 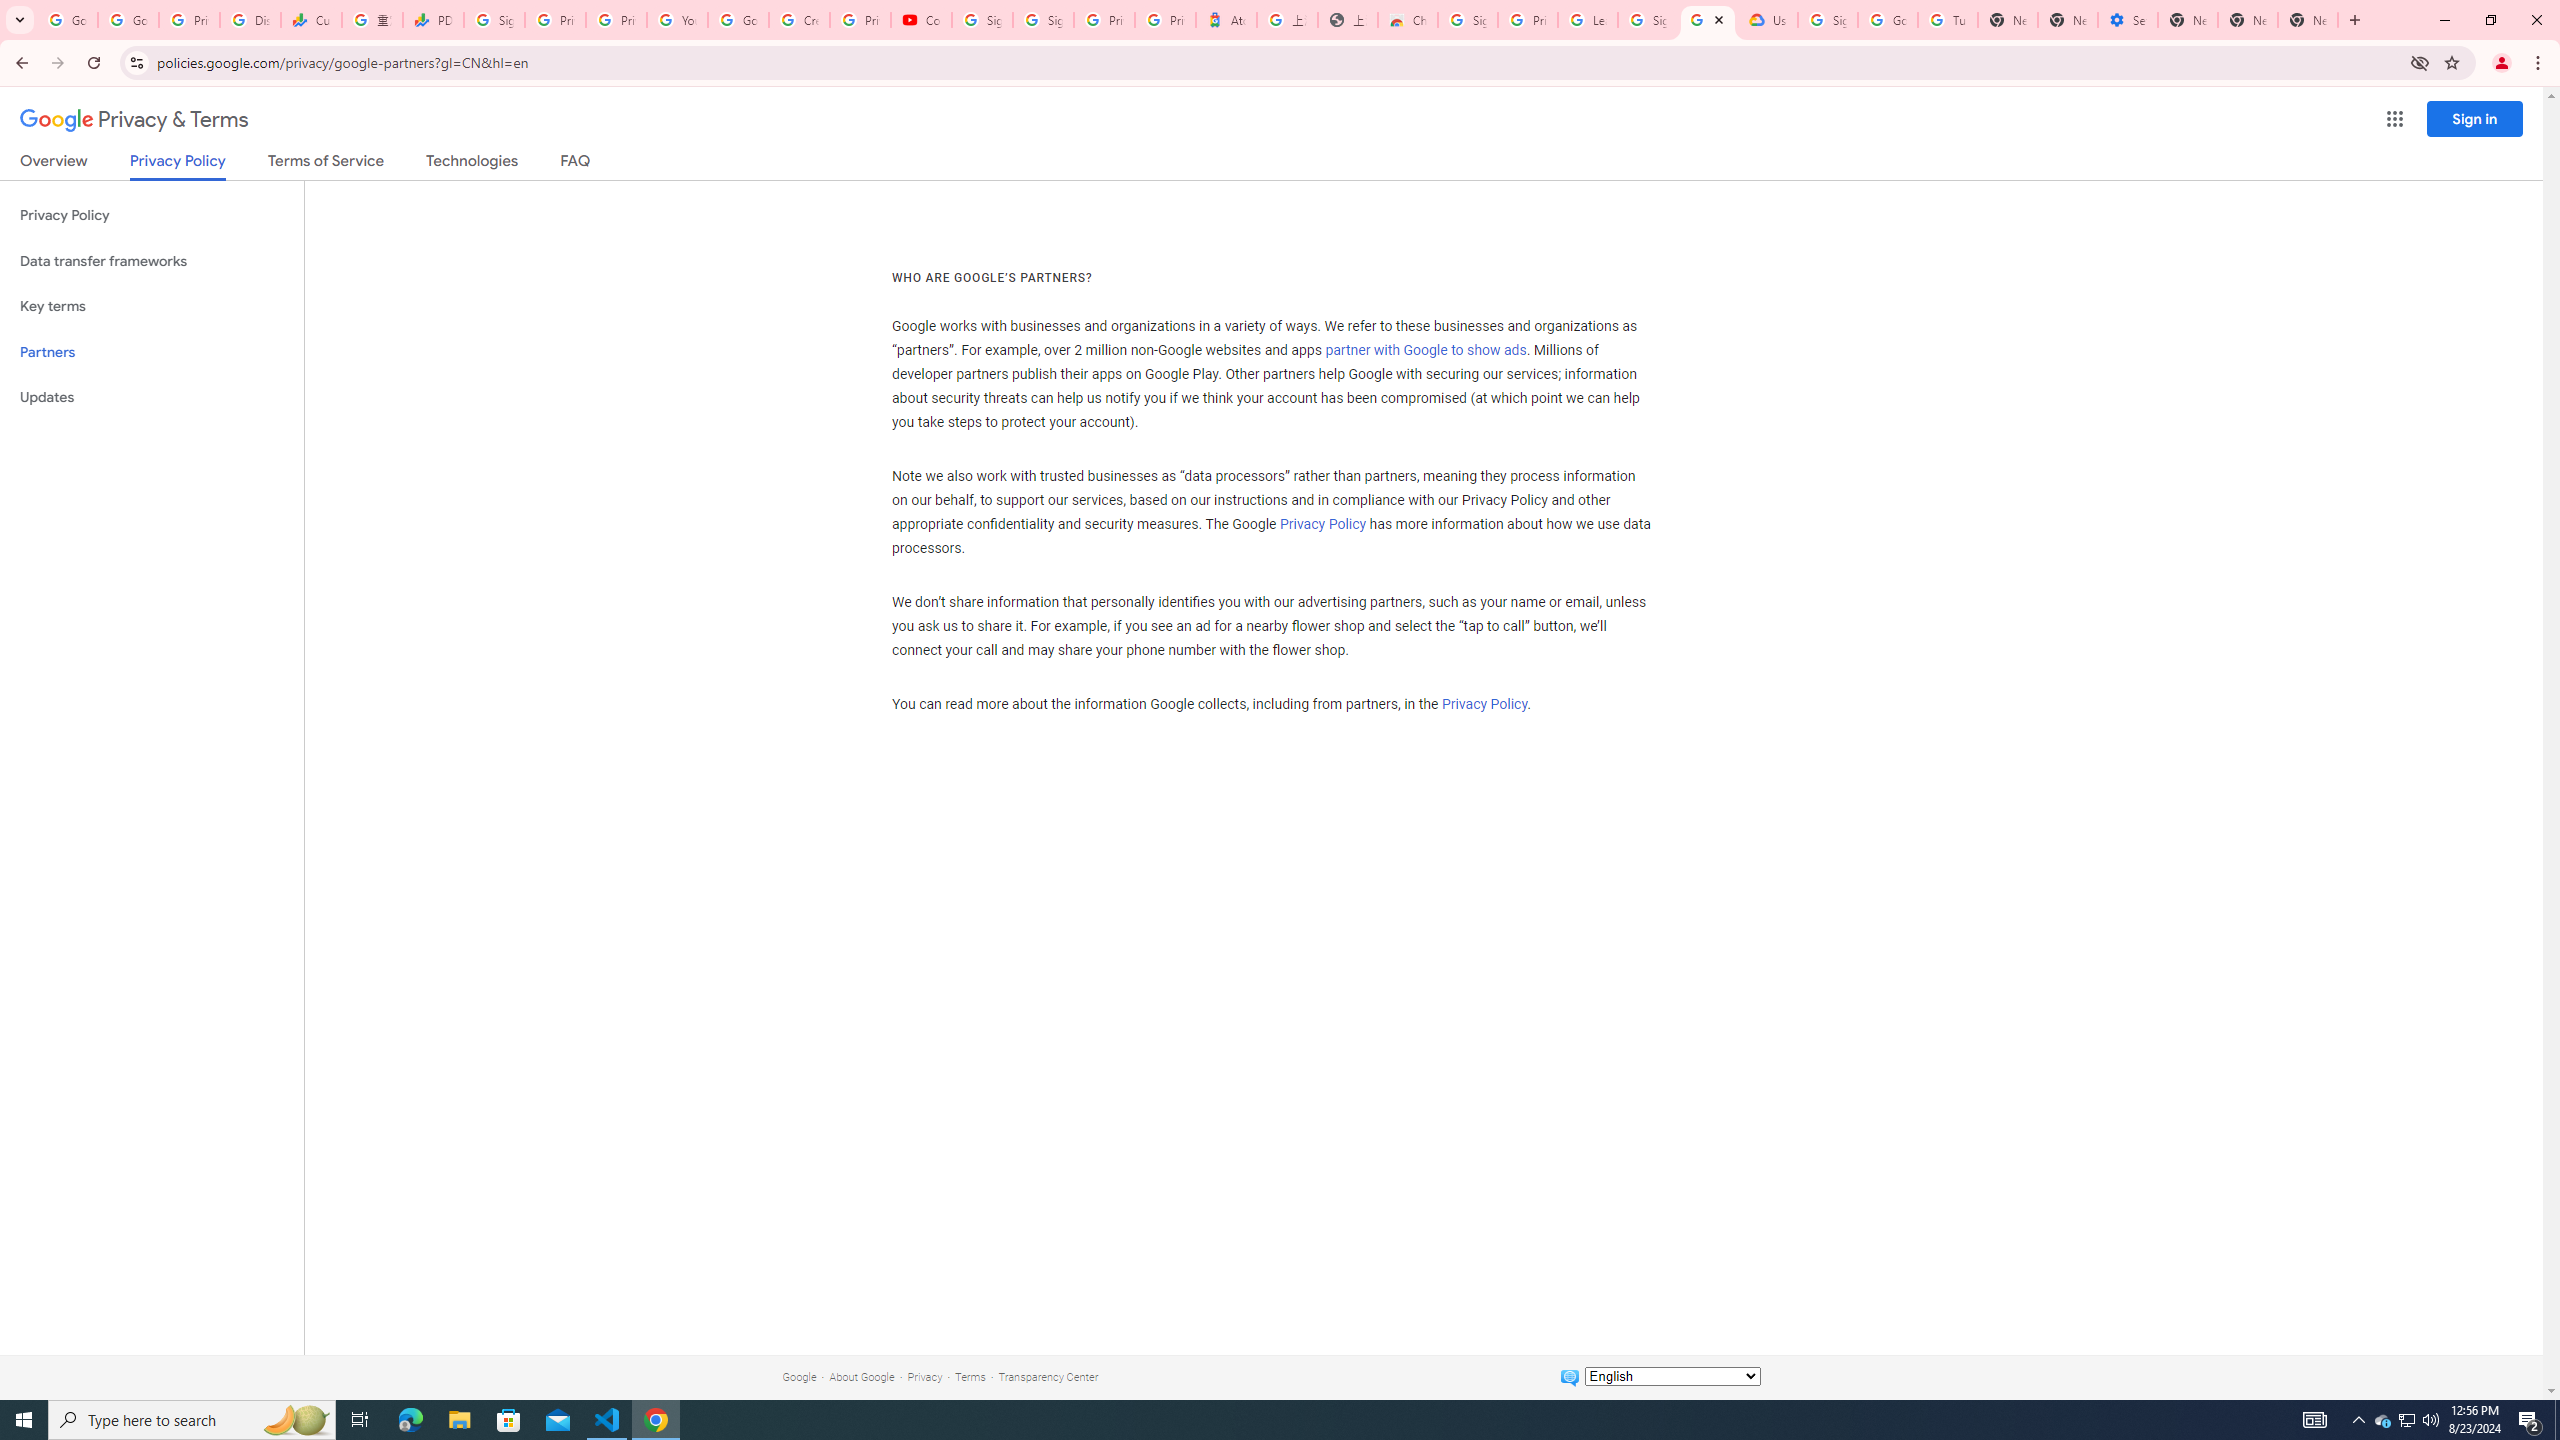 I want to click on 'Content Creator Programs & Opportunities - YouTube Creators', so click(x=921, y=19).